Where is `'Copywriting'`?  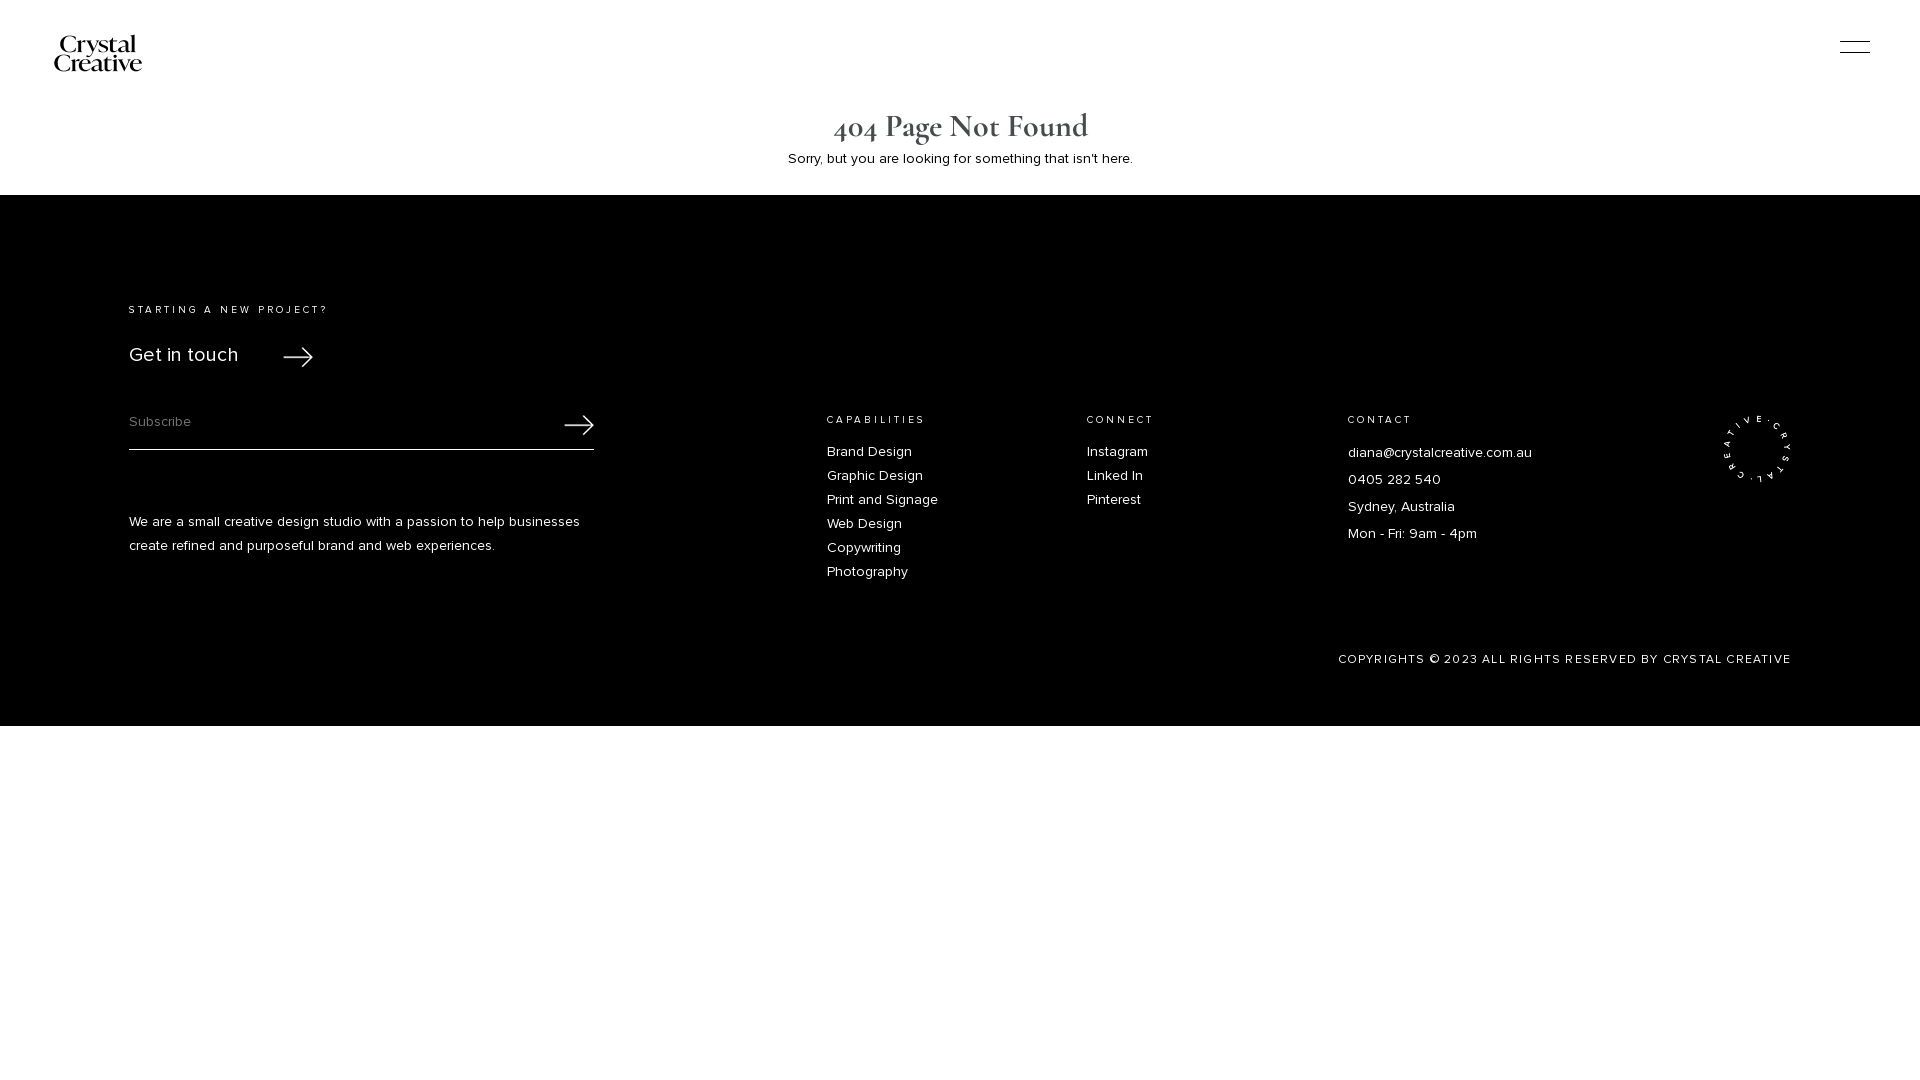
'Copywriting' is located at coordinates (955, 547).